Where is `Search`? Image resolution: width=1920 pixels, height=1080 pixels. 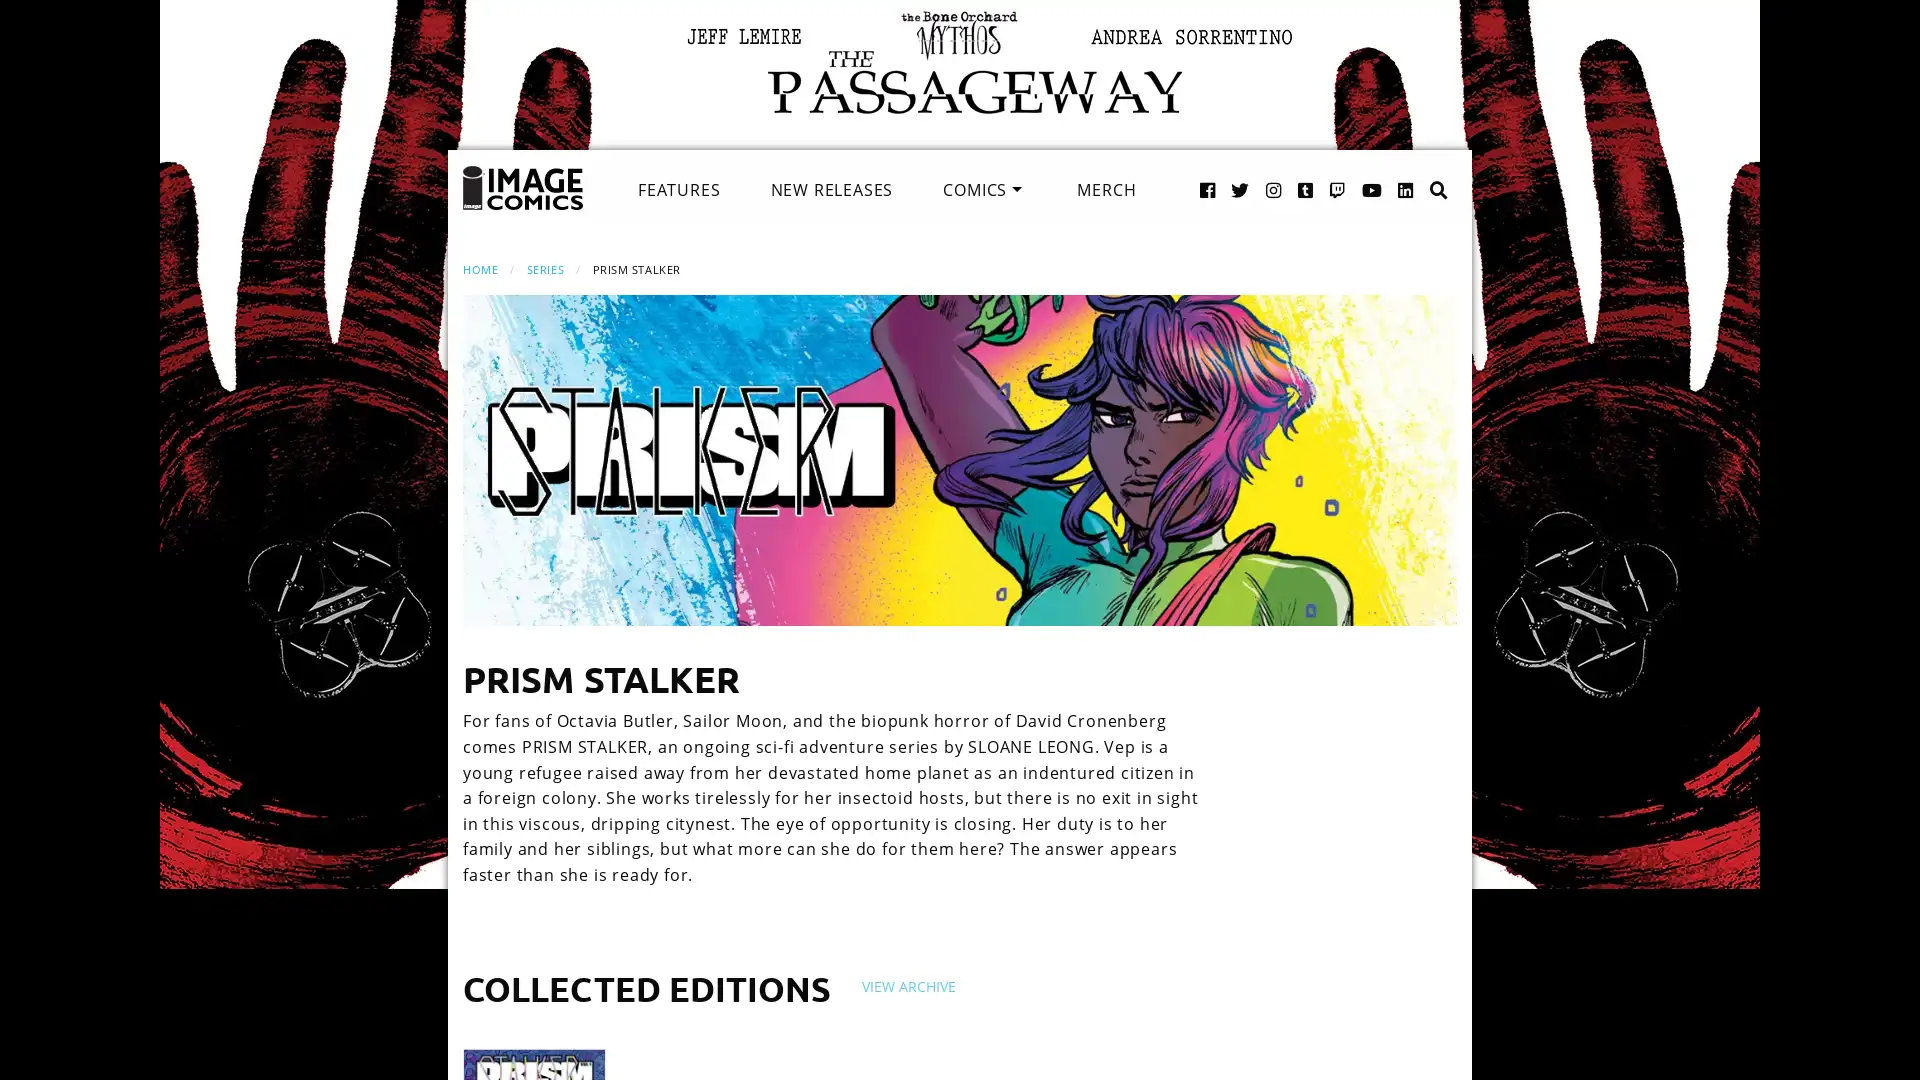
Search is located at coordinates (1417, 168).